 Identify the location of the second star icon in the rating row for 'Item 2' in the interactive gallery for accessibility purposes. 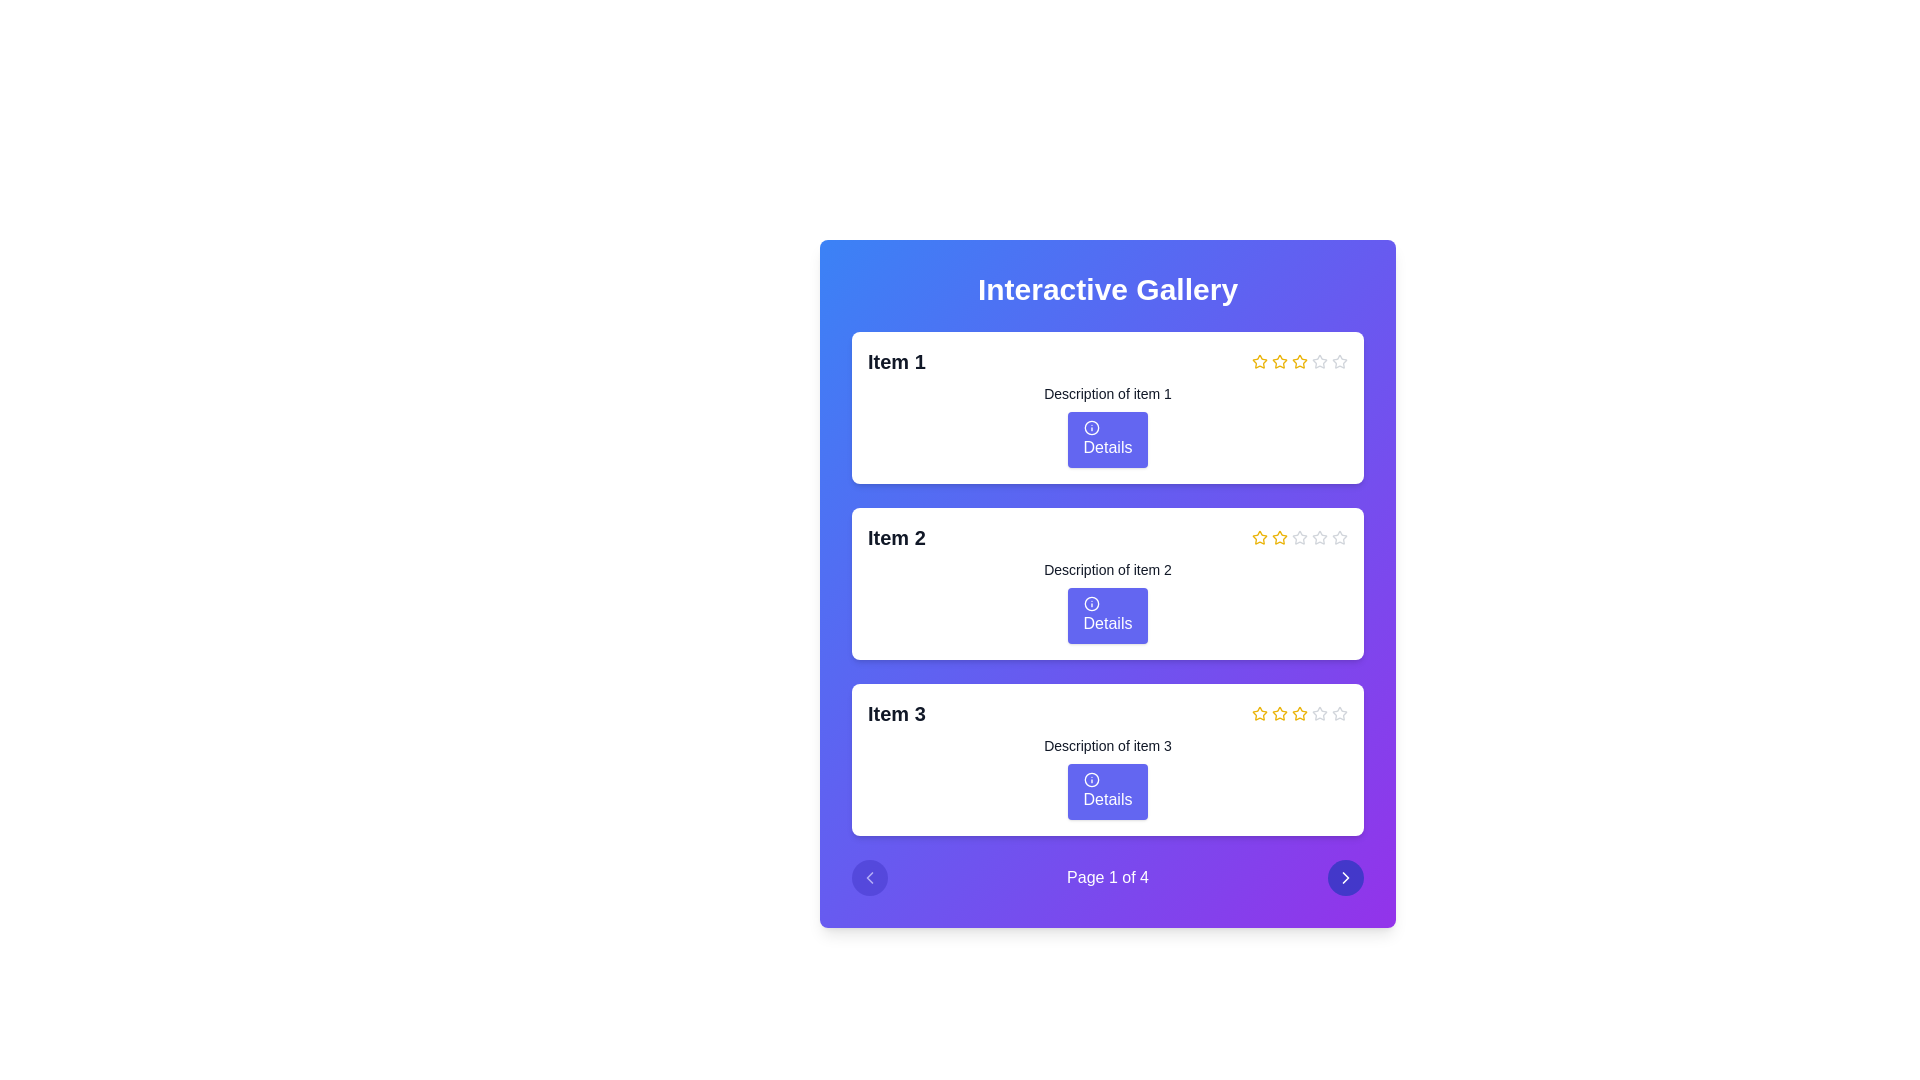
(1280, 536).